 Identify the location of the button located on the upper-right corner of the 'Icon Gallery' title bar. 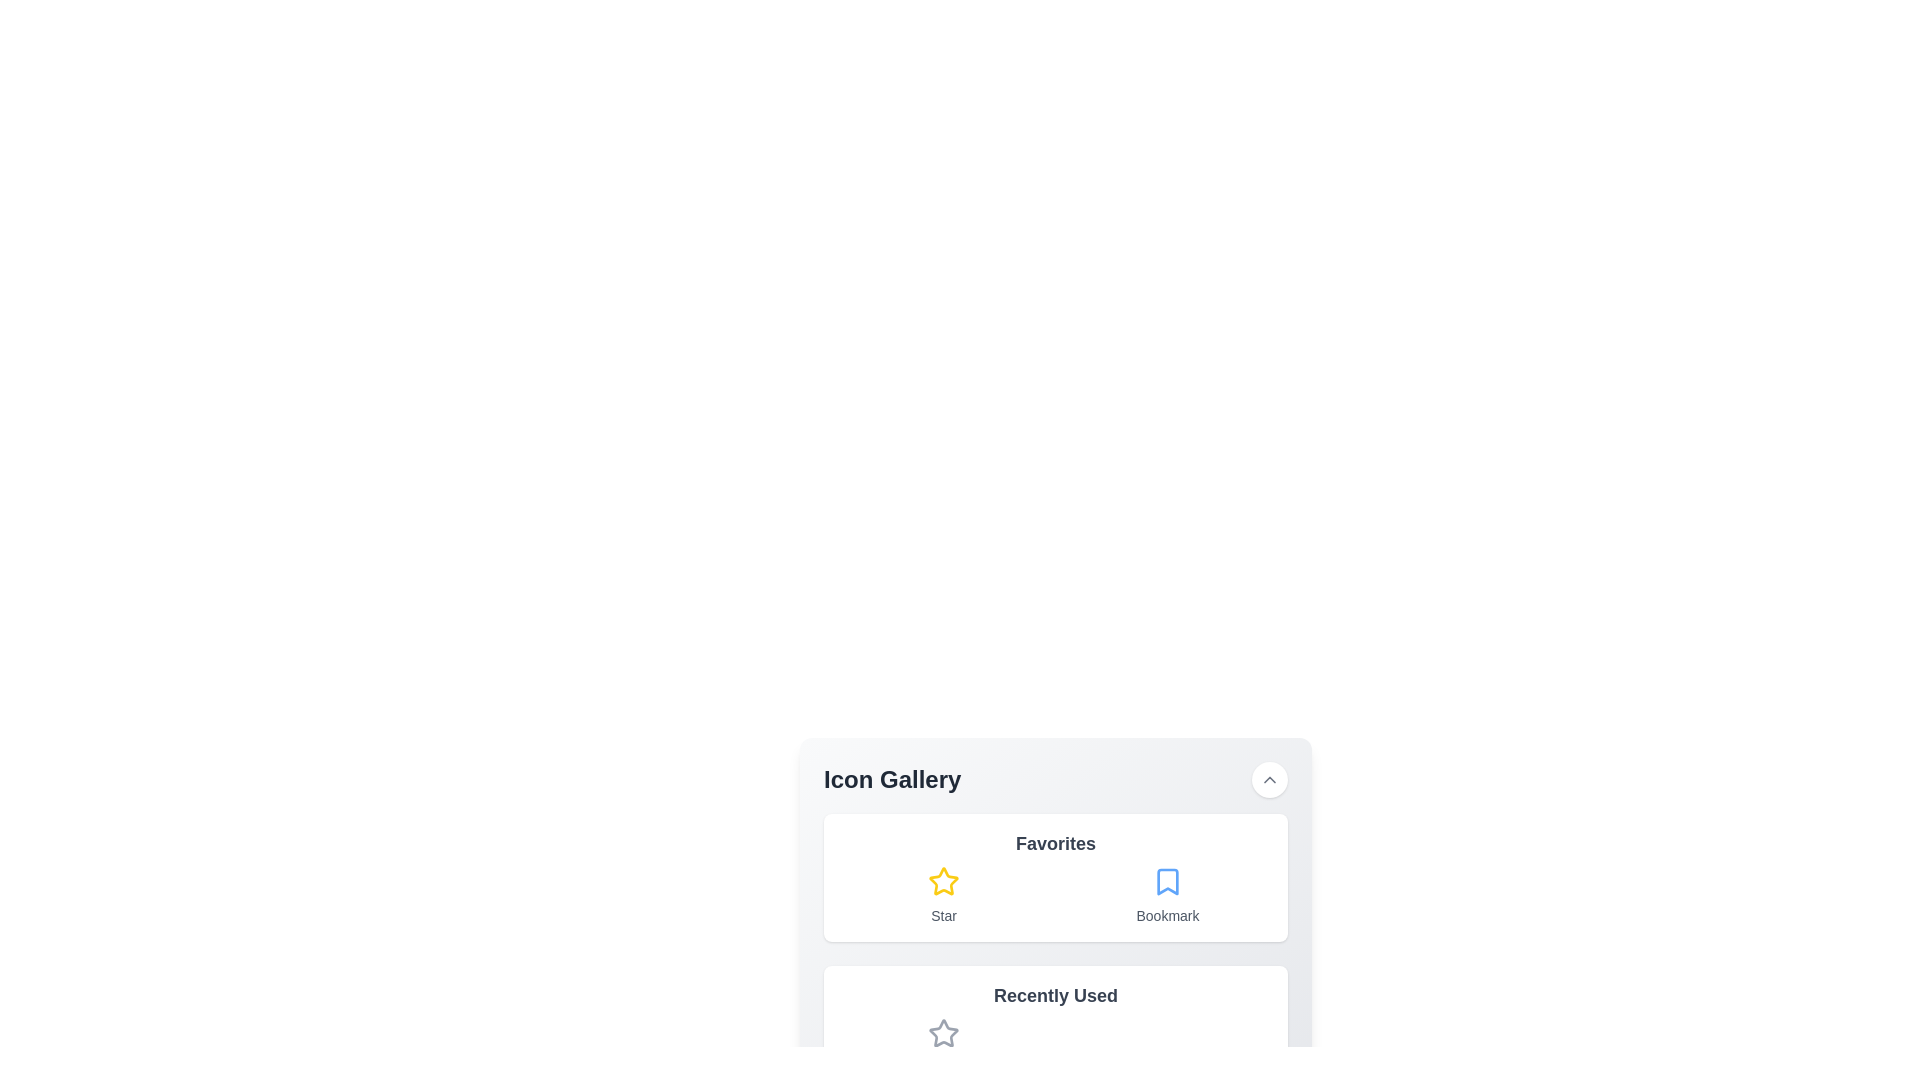
(1269, 778).